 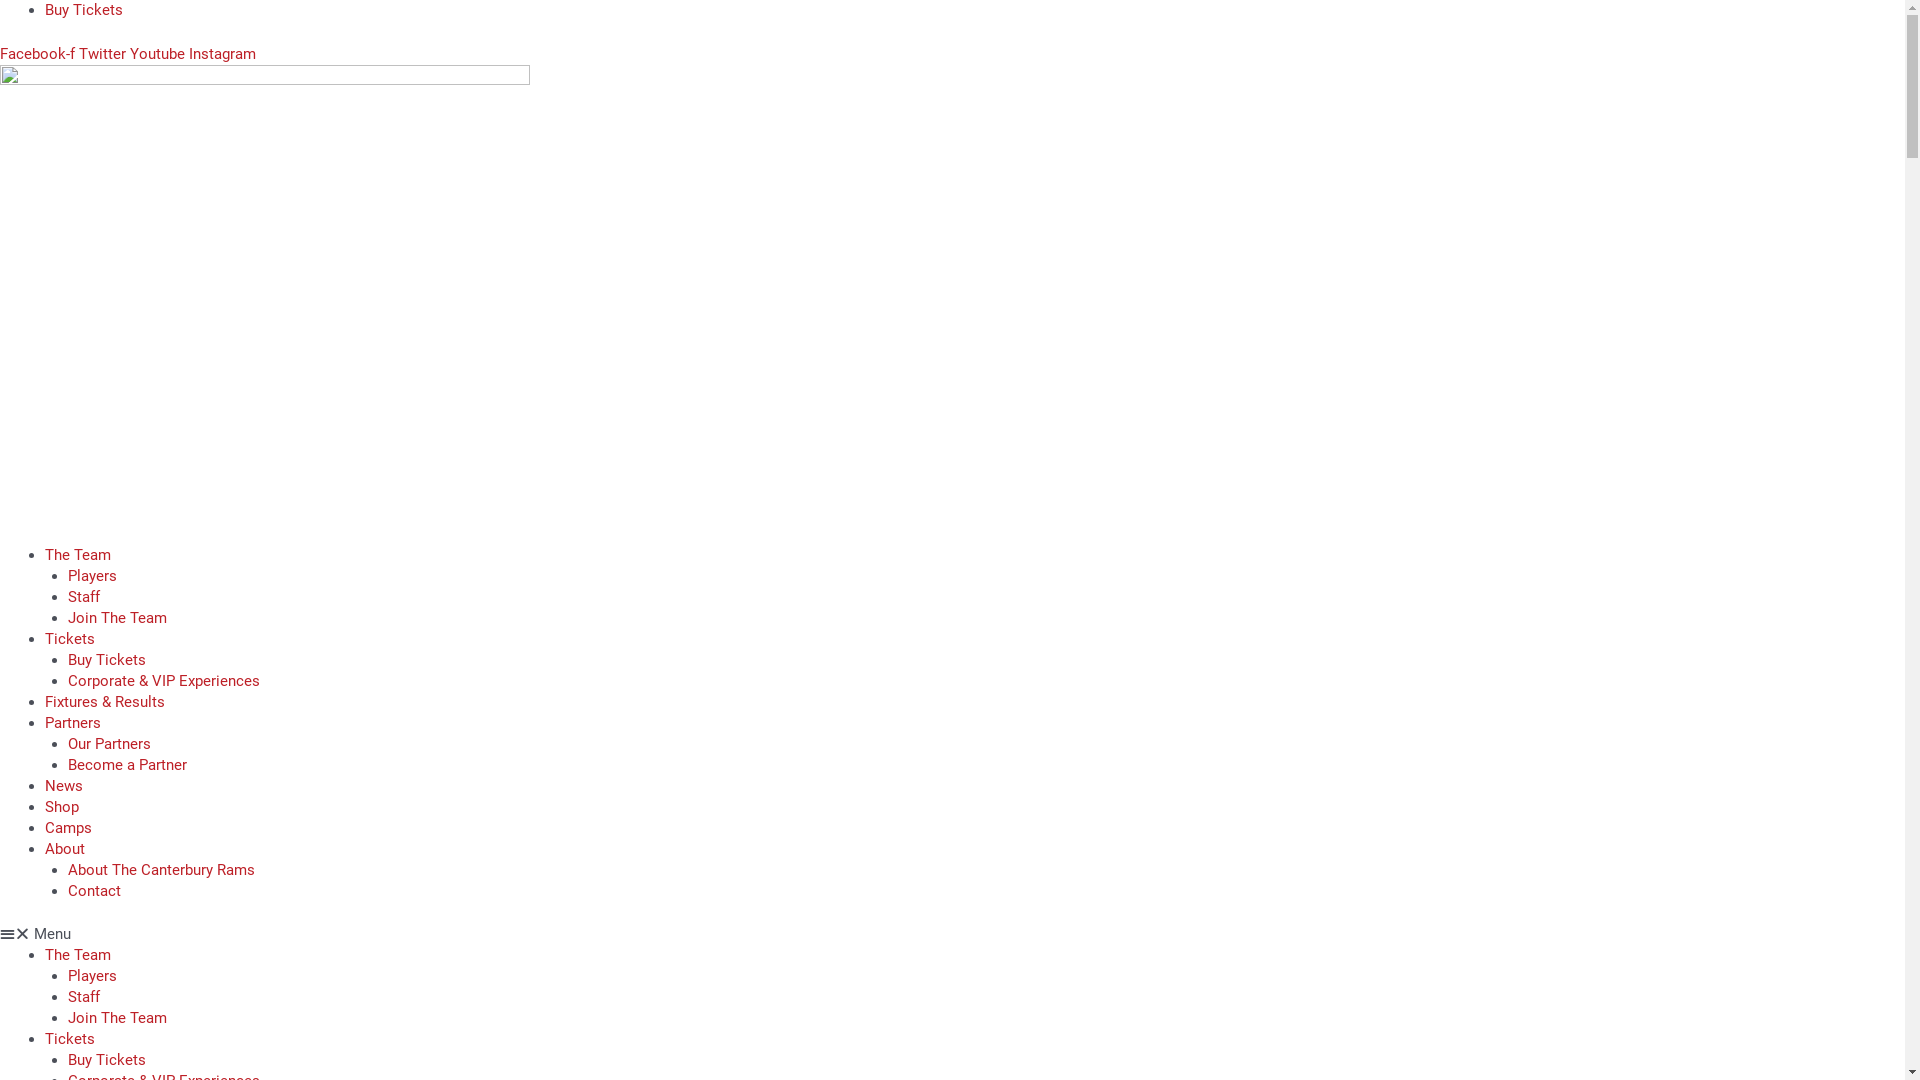 I want to click on 'Instagram', so click(x=188, y=52).